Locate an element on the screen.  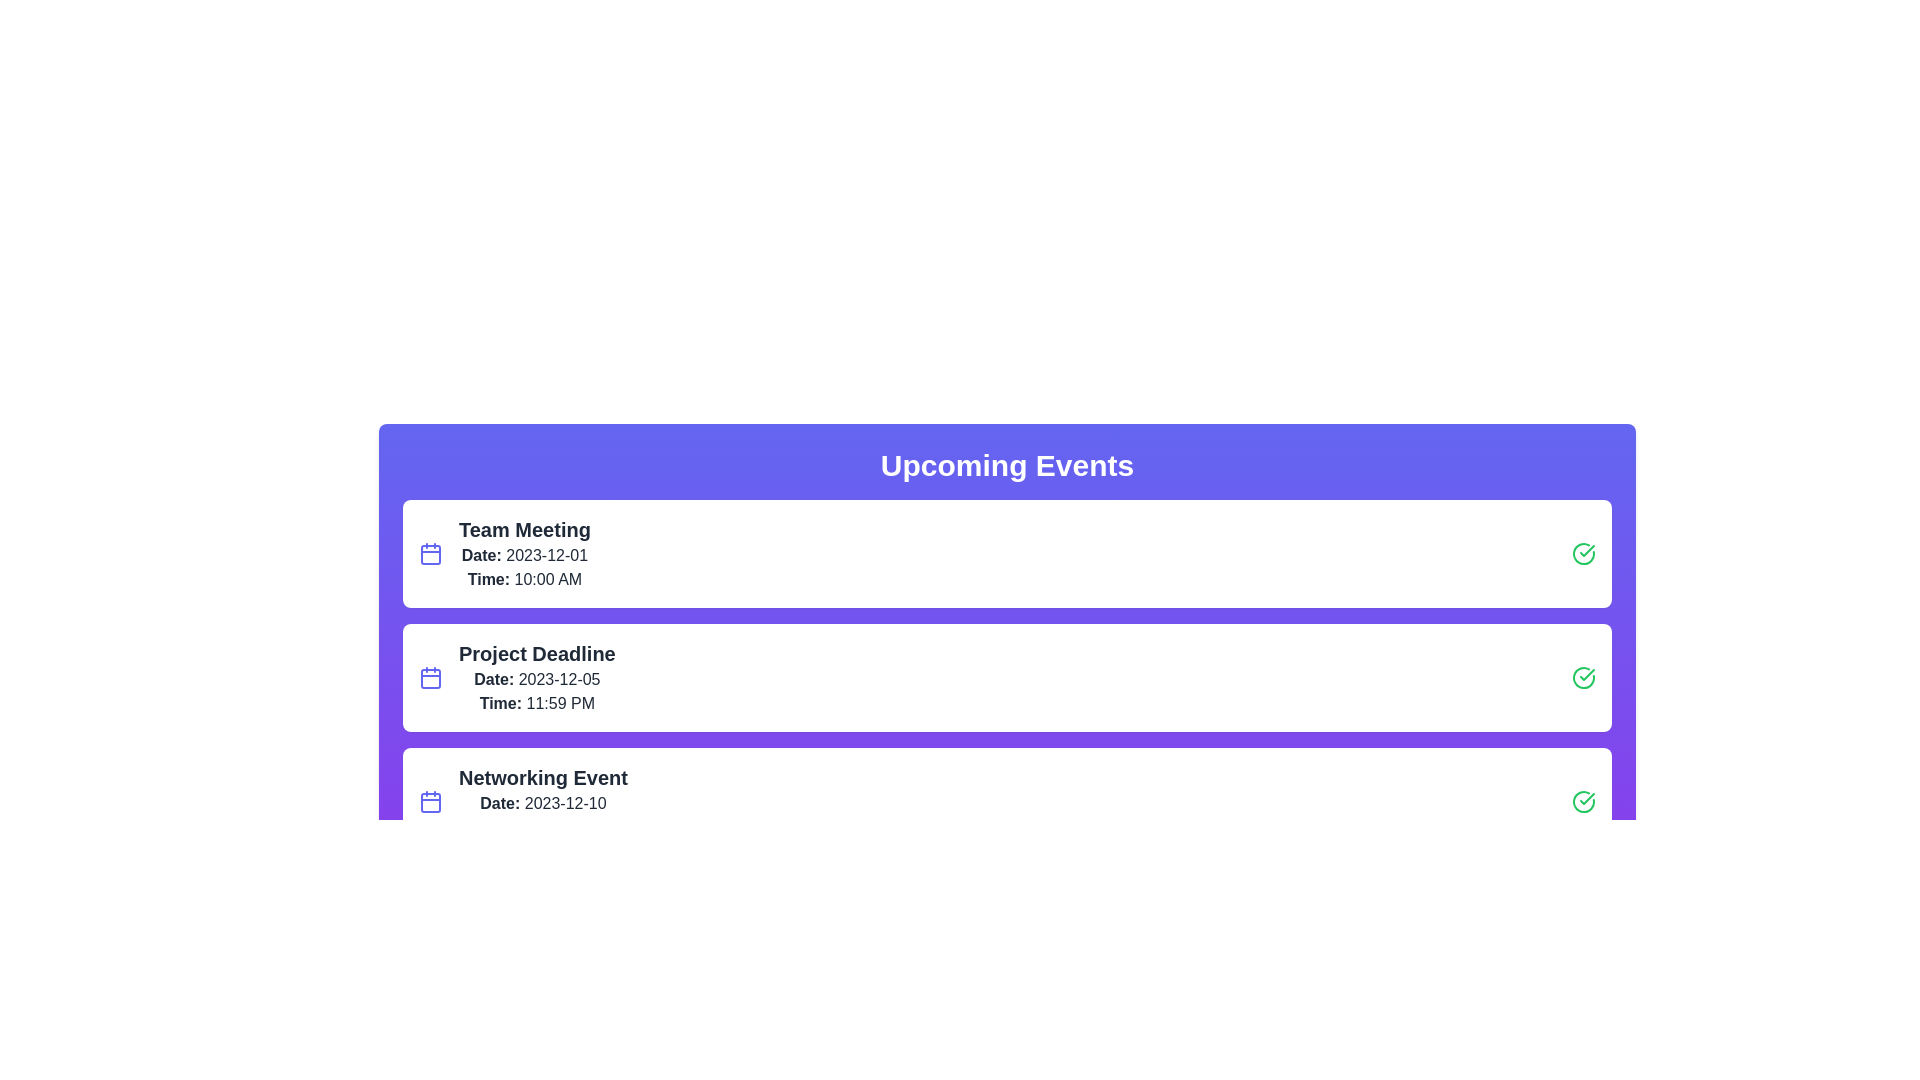
the confirmation status icon located on the rightmost side of the 'Team Meeting' card in the 'Upcoming Events' section, positioned next to the date and time text is located at coordinates (1583, 554).